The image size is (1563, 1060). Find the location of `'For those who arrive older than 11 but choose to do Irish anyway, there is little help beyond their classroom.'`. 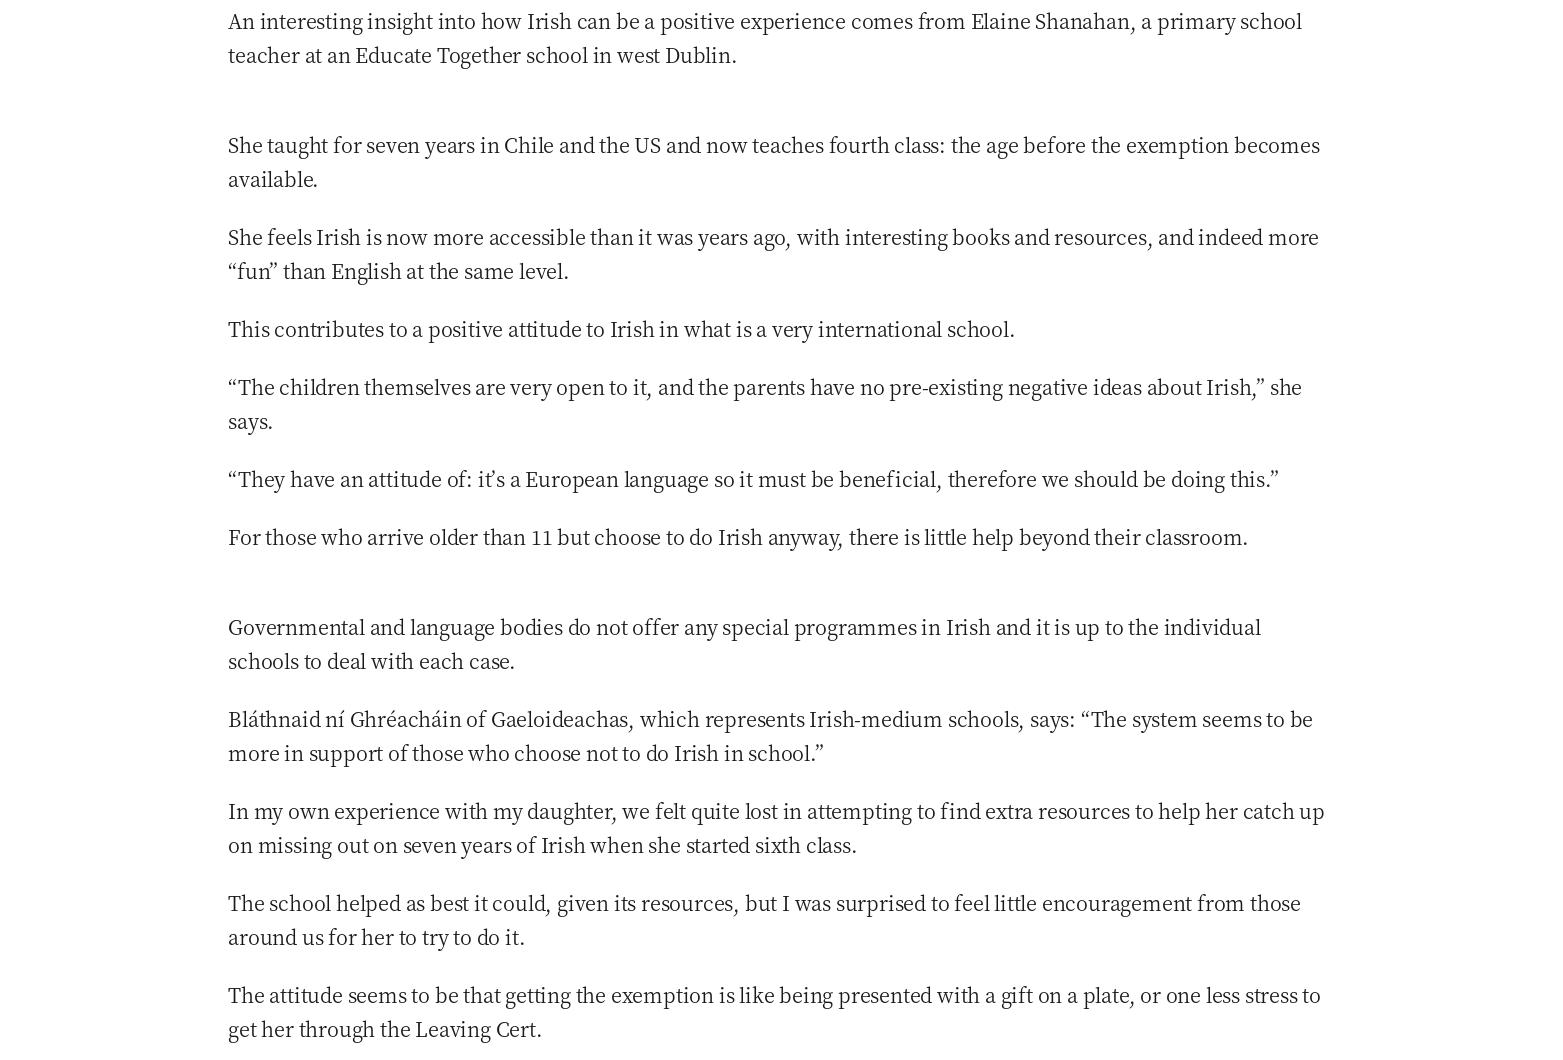

'For those who arrive older than 11 but choose to do Irish anyway, there is little help beyond their classroom.' is located at coordinates (738, 535).